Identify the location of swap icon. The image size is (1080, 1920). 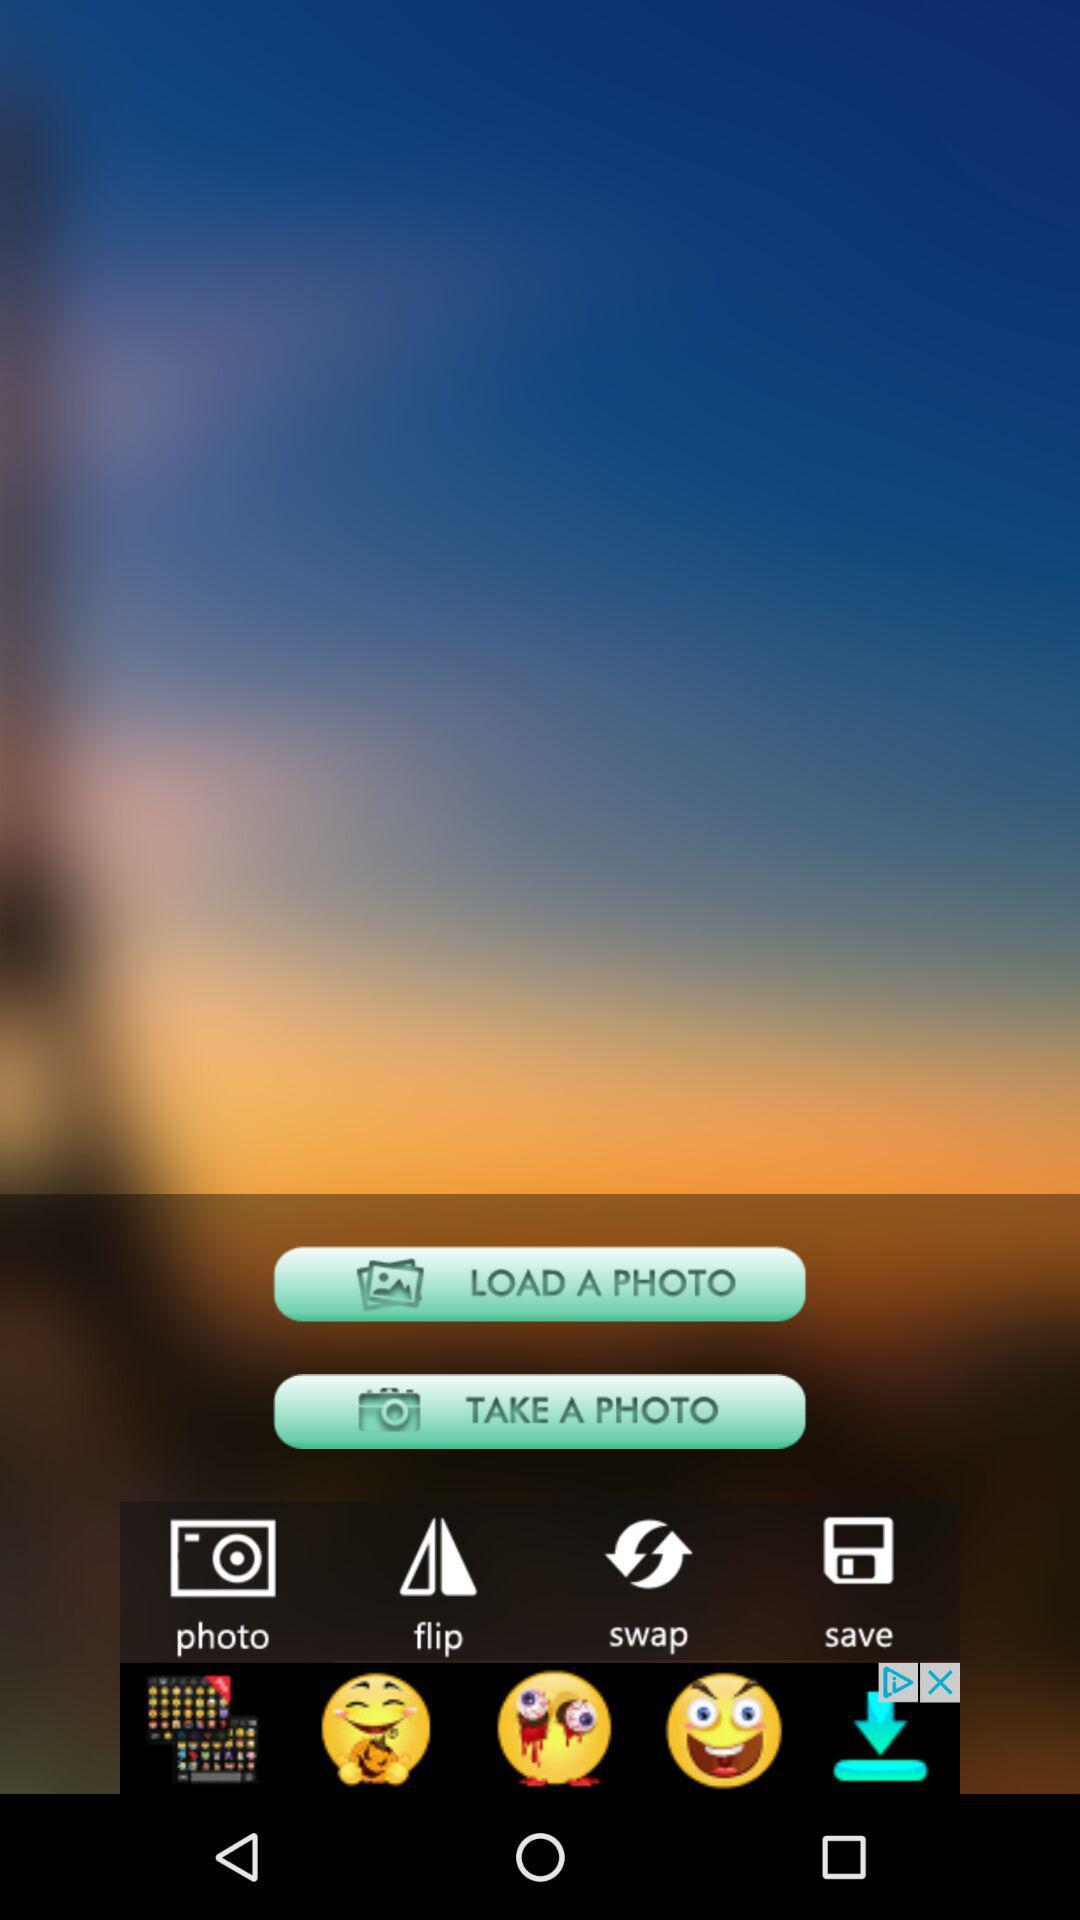
(644, 1579).